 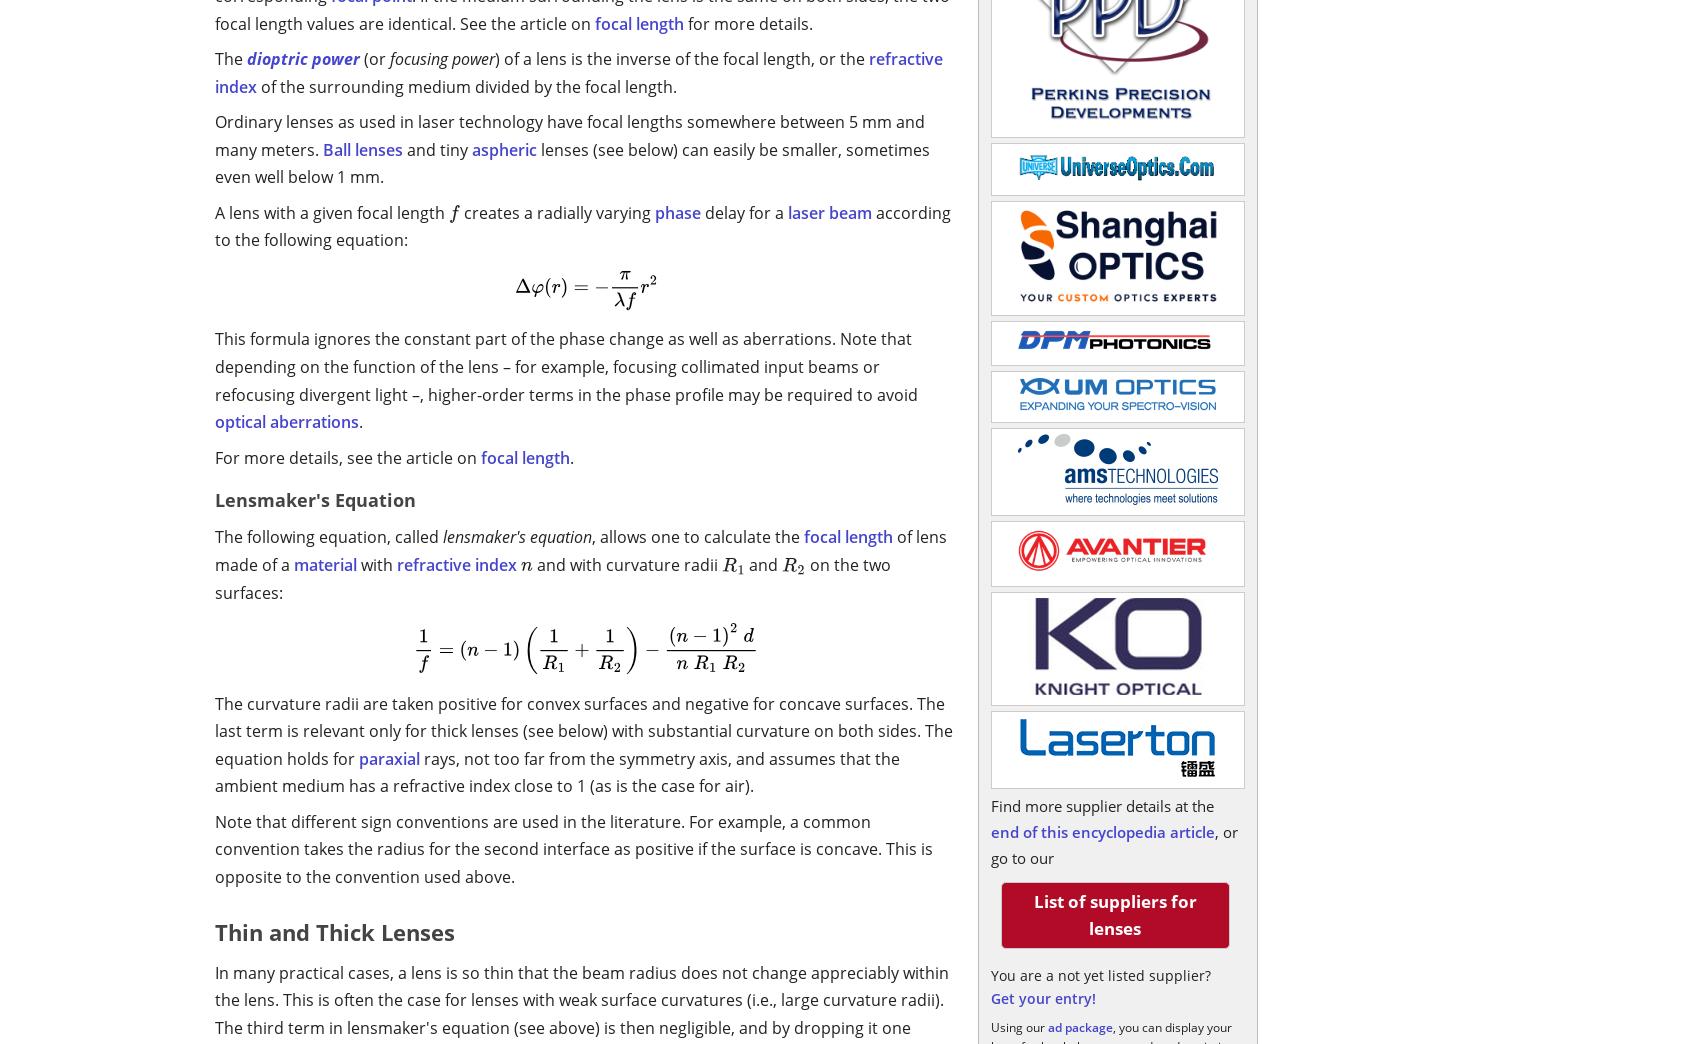 I want to click on 'Ball lenses', so click(x=362, y=147).